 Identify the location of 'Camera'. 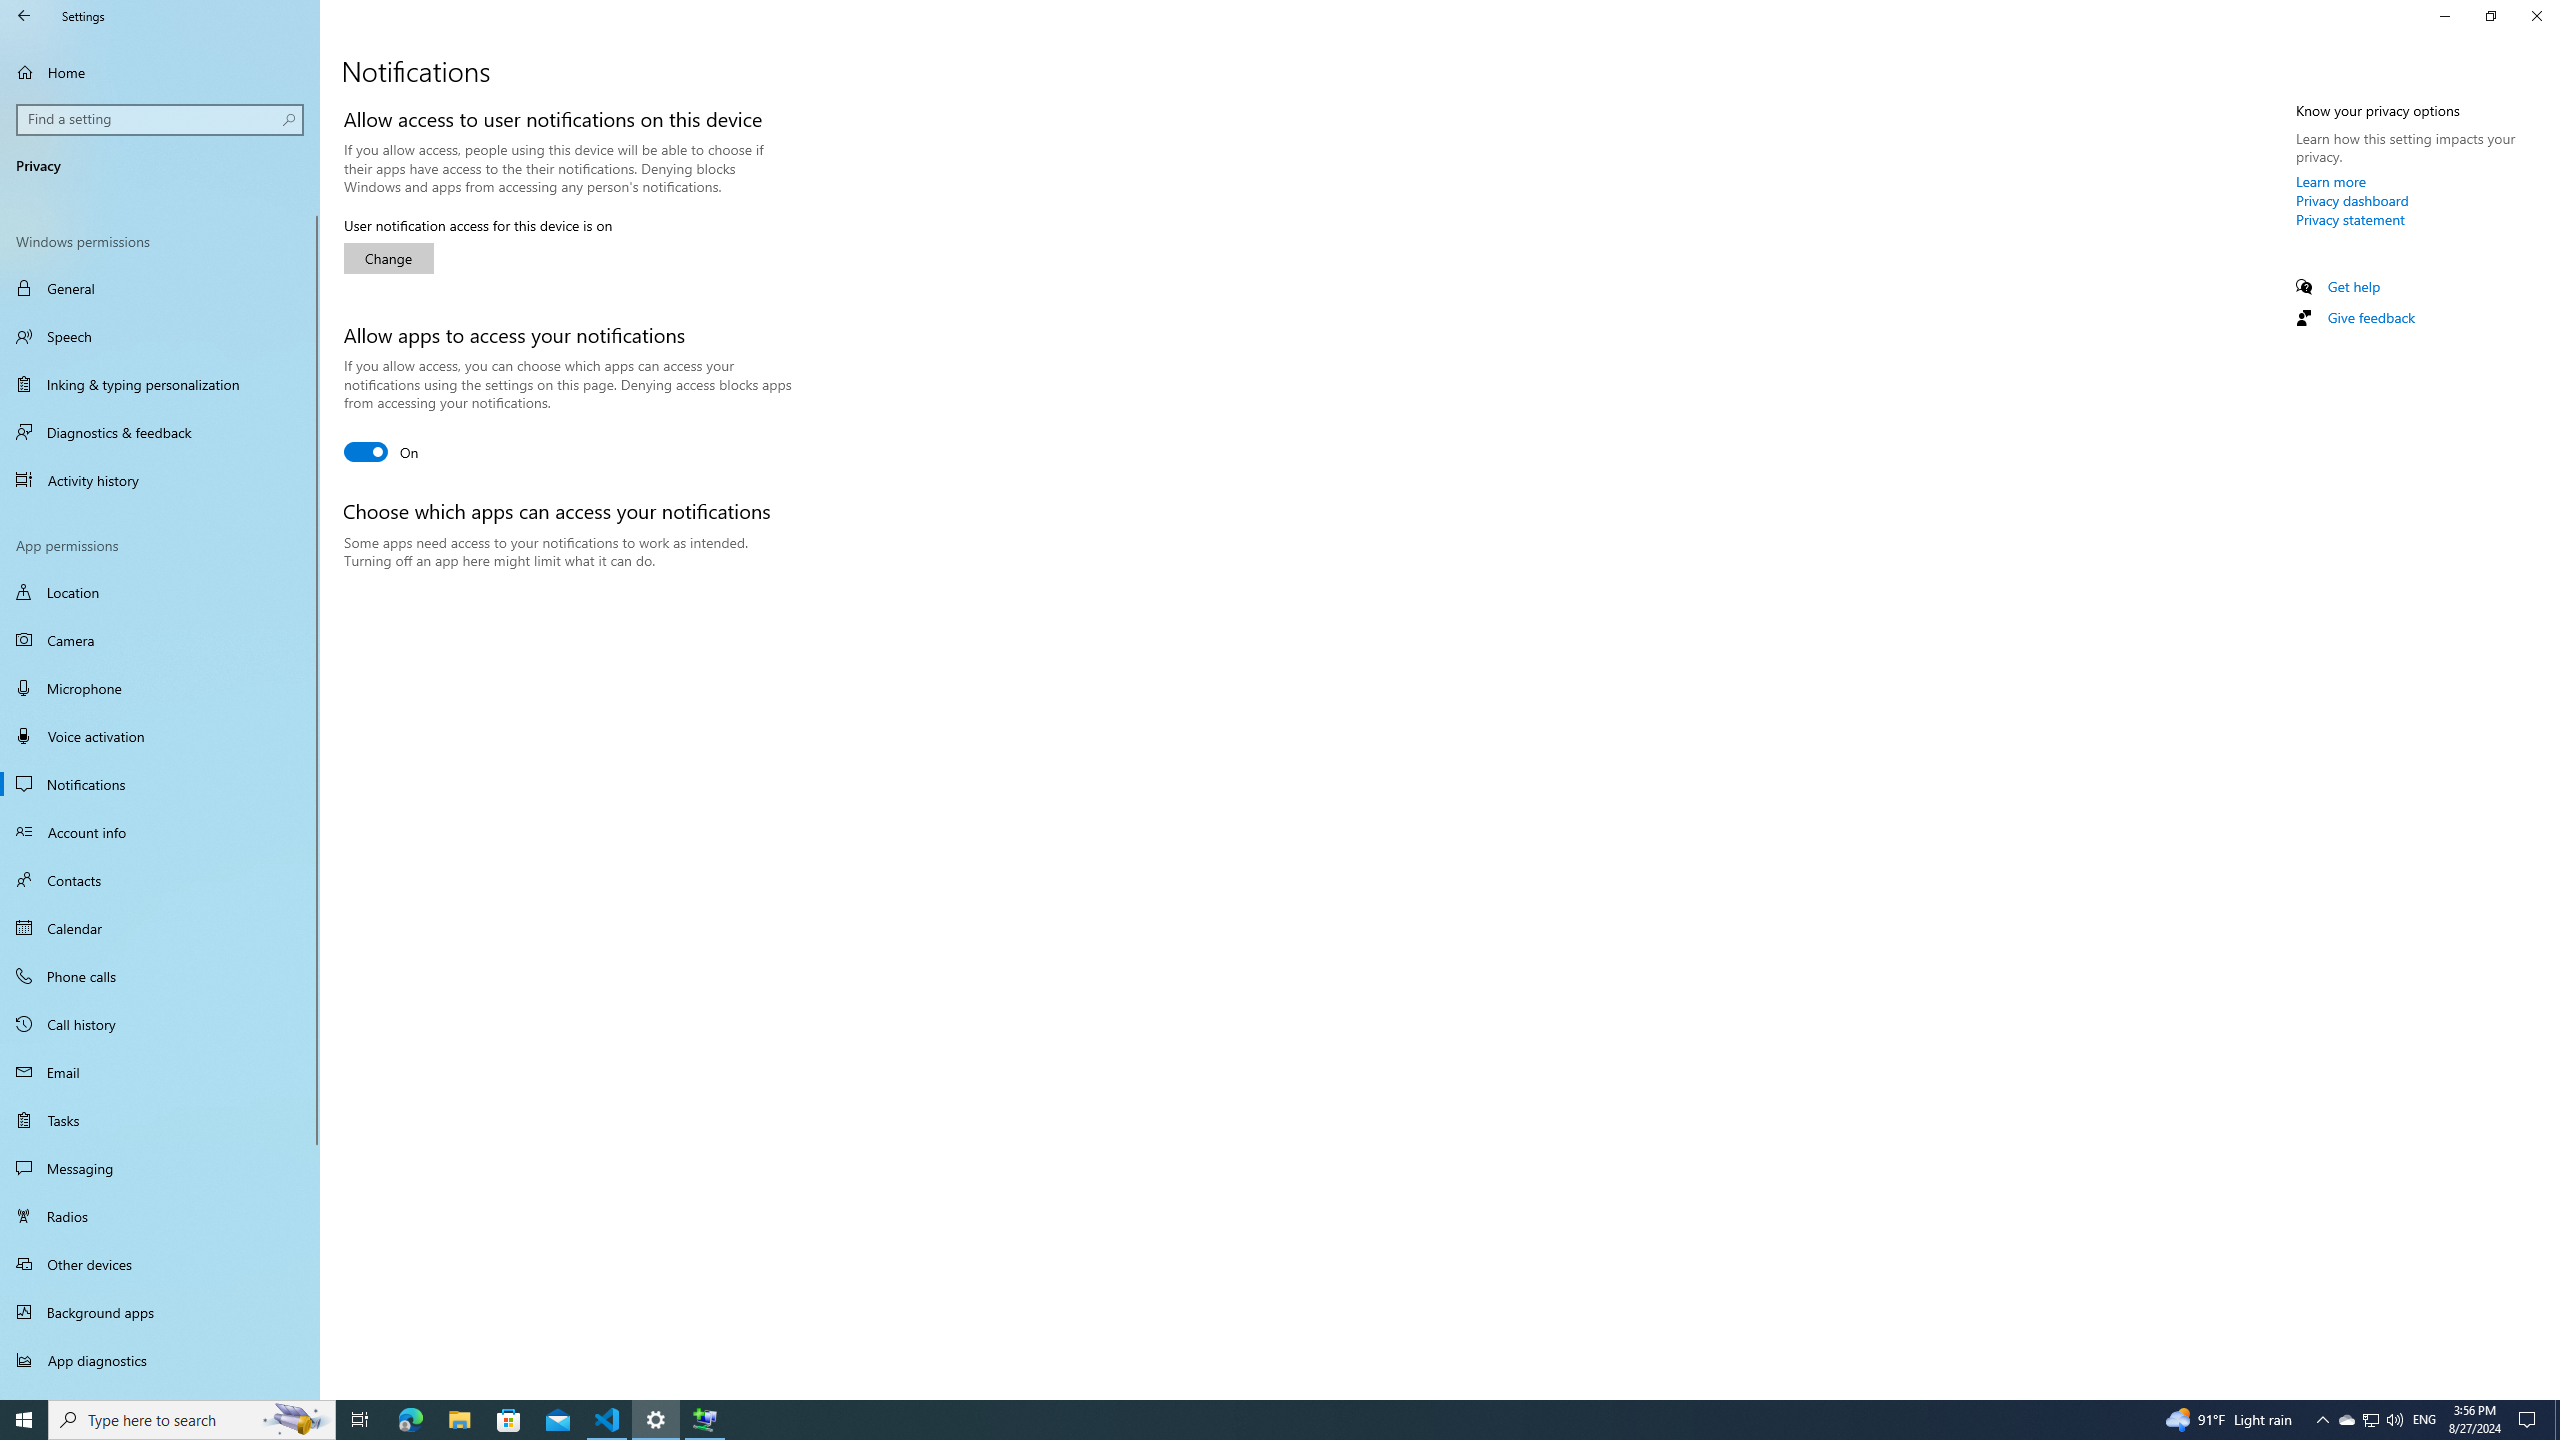
(159, 639).